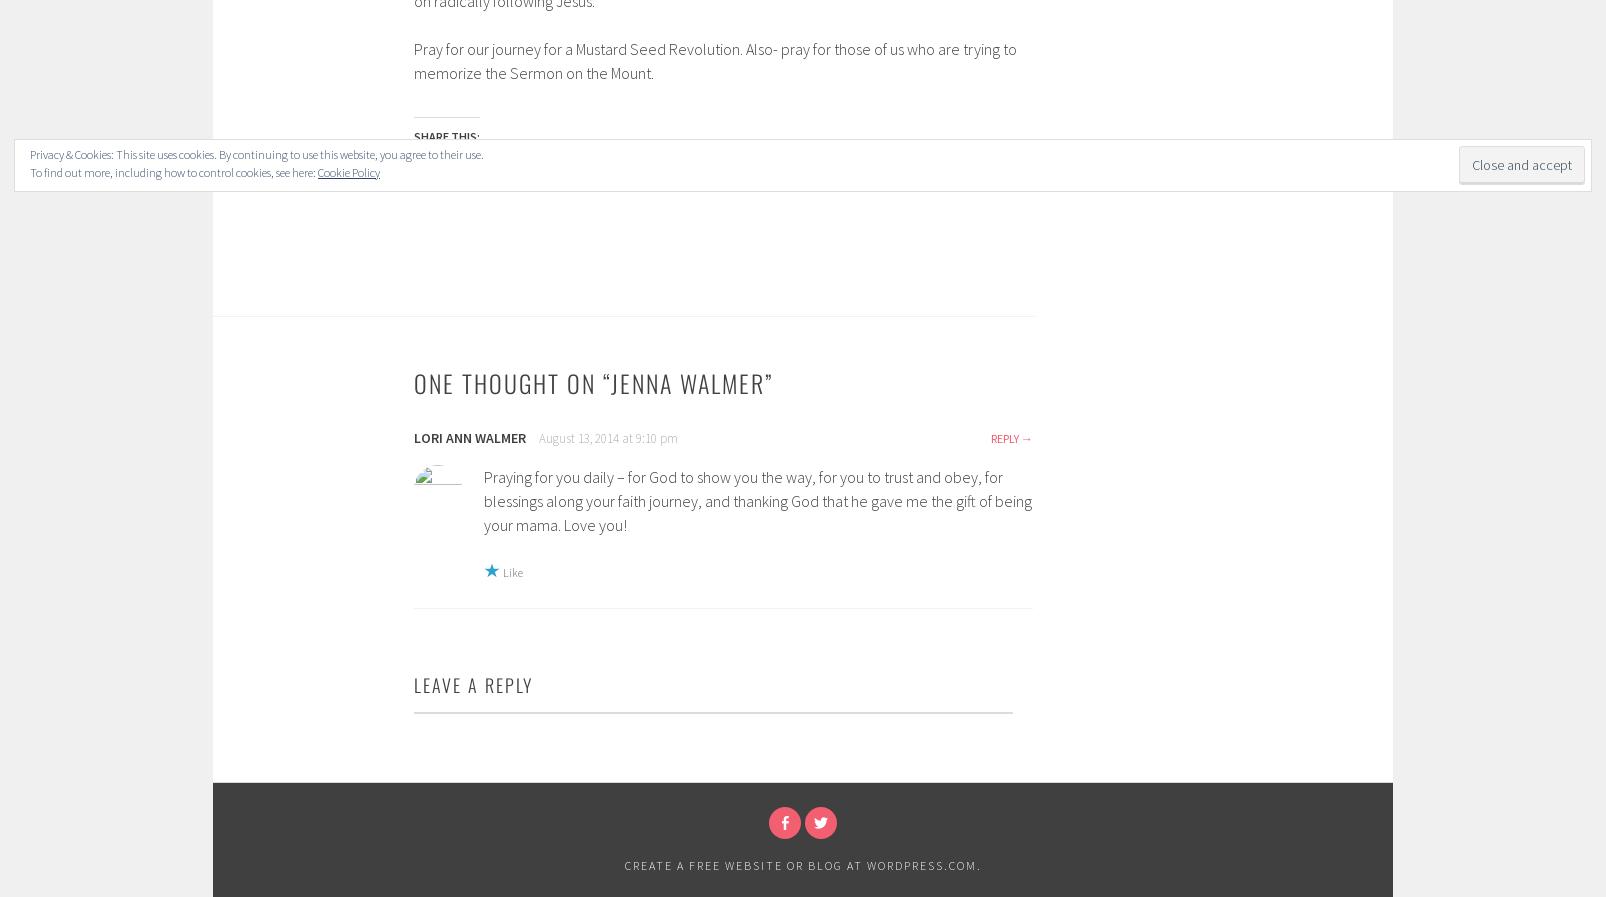 This screenshot has width=1606, height=897. Describe the element at coordinates (256, 153) in the screenshot. I see `'Privacy & Cookies: This site uses cookies. By continuing to use this website, you agree to their use.'` at that location.